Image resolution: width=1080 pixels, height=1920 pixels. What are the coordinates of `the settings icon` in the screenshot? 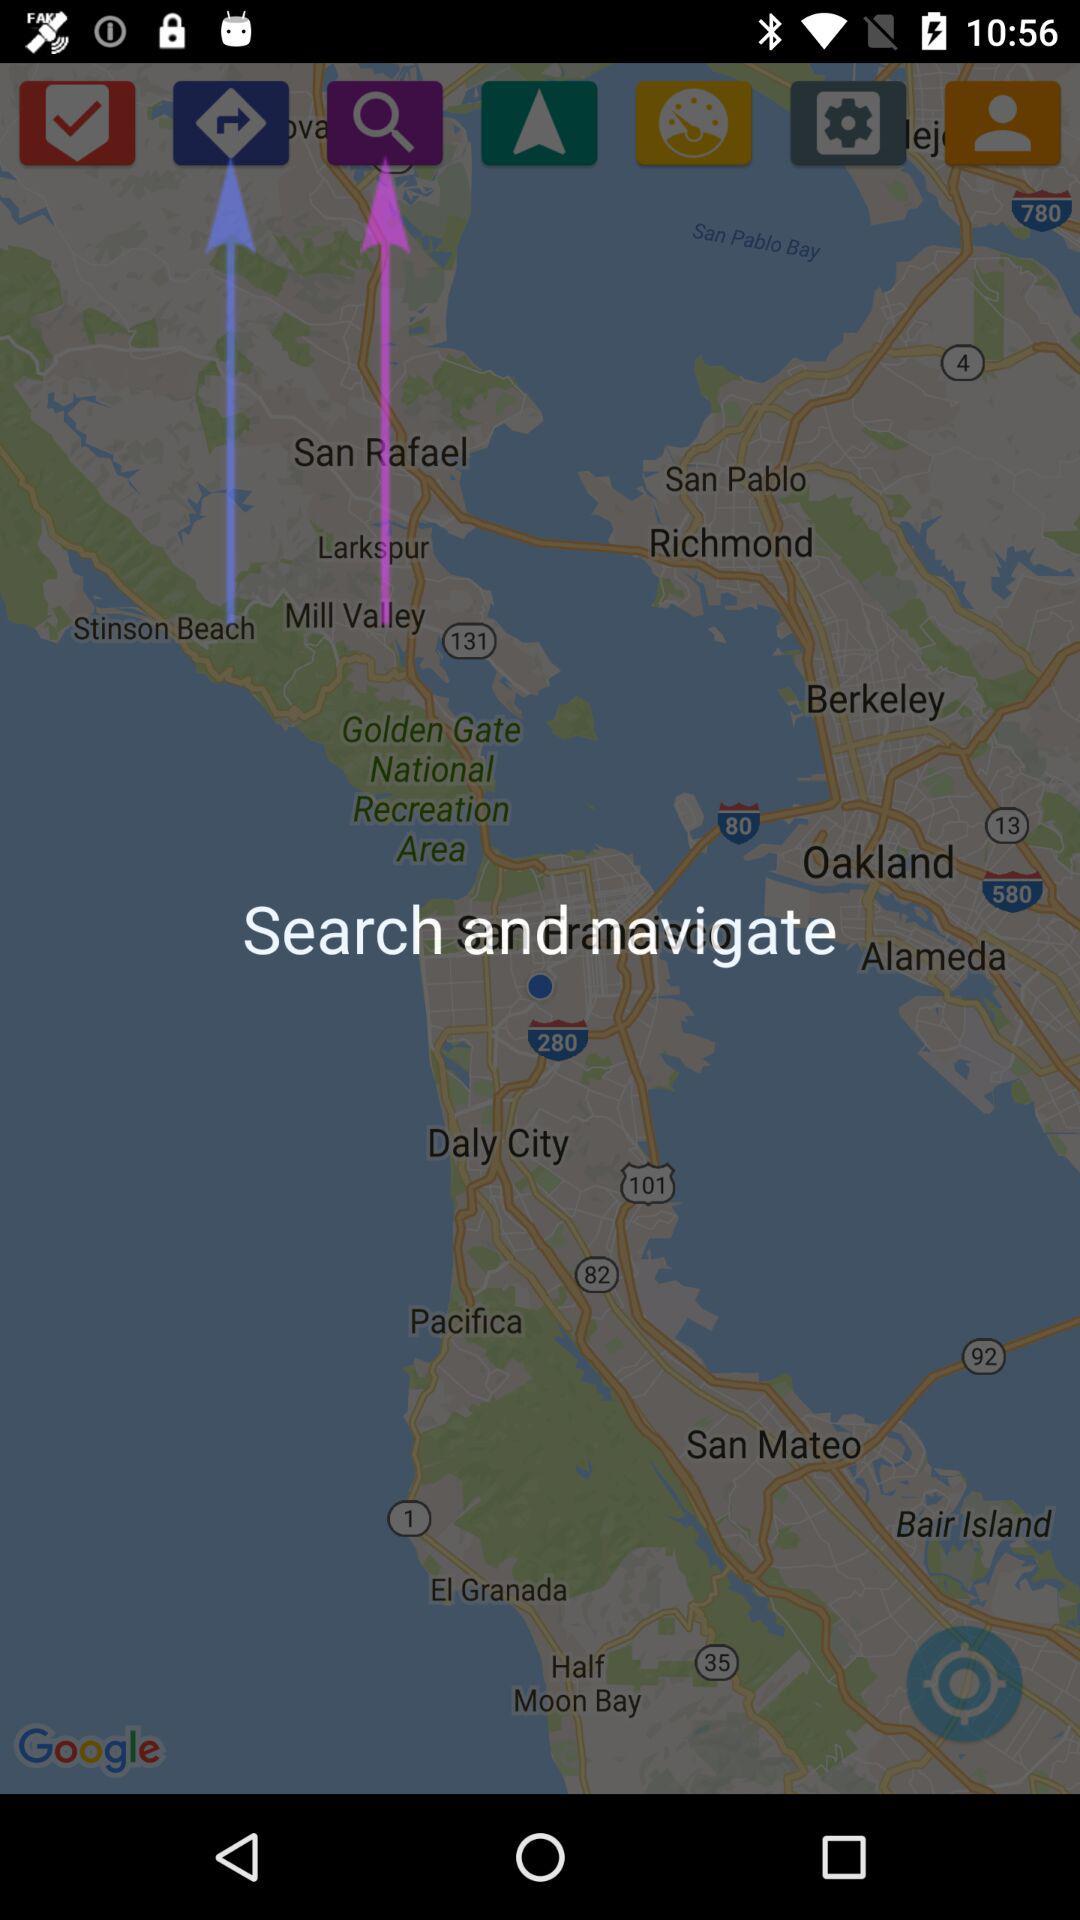 It's located at (848, 121).